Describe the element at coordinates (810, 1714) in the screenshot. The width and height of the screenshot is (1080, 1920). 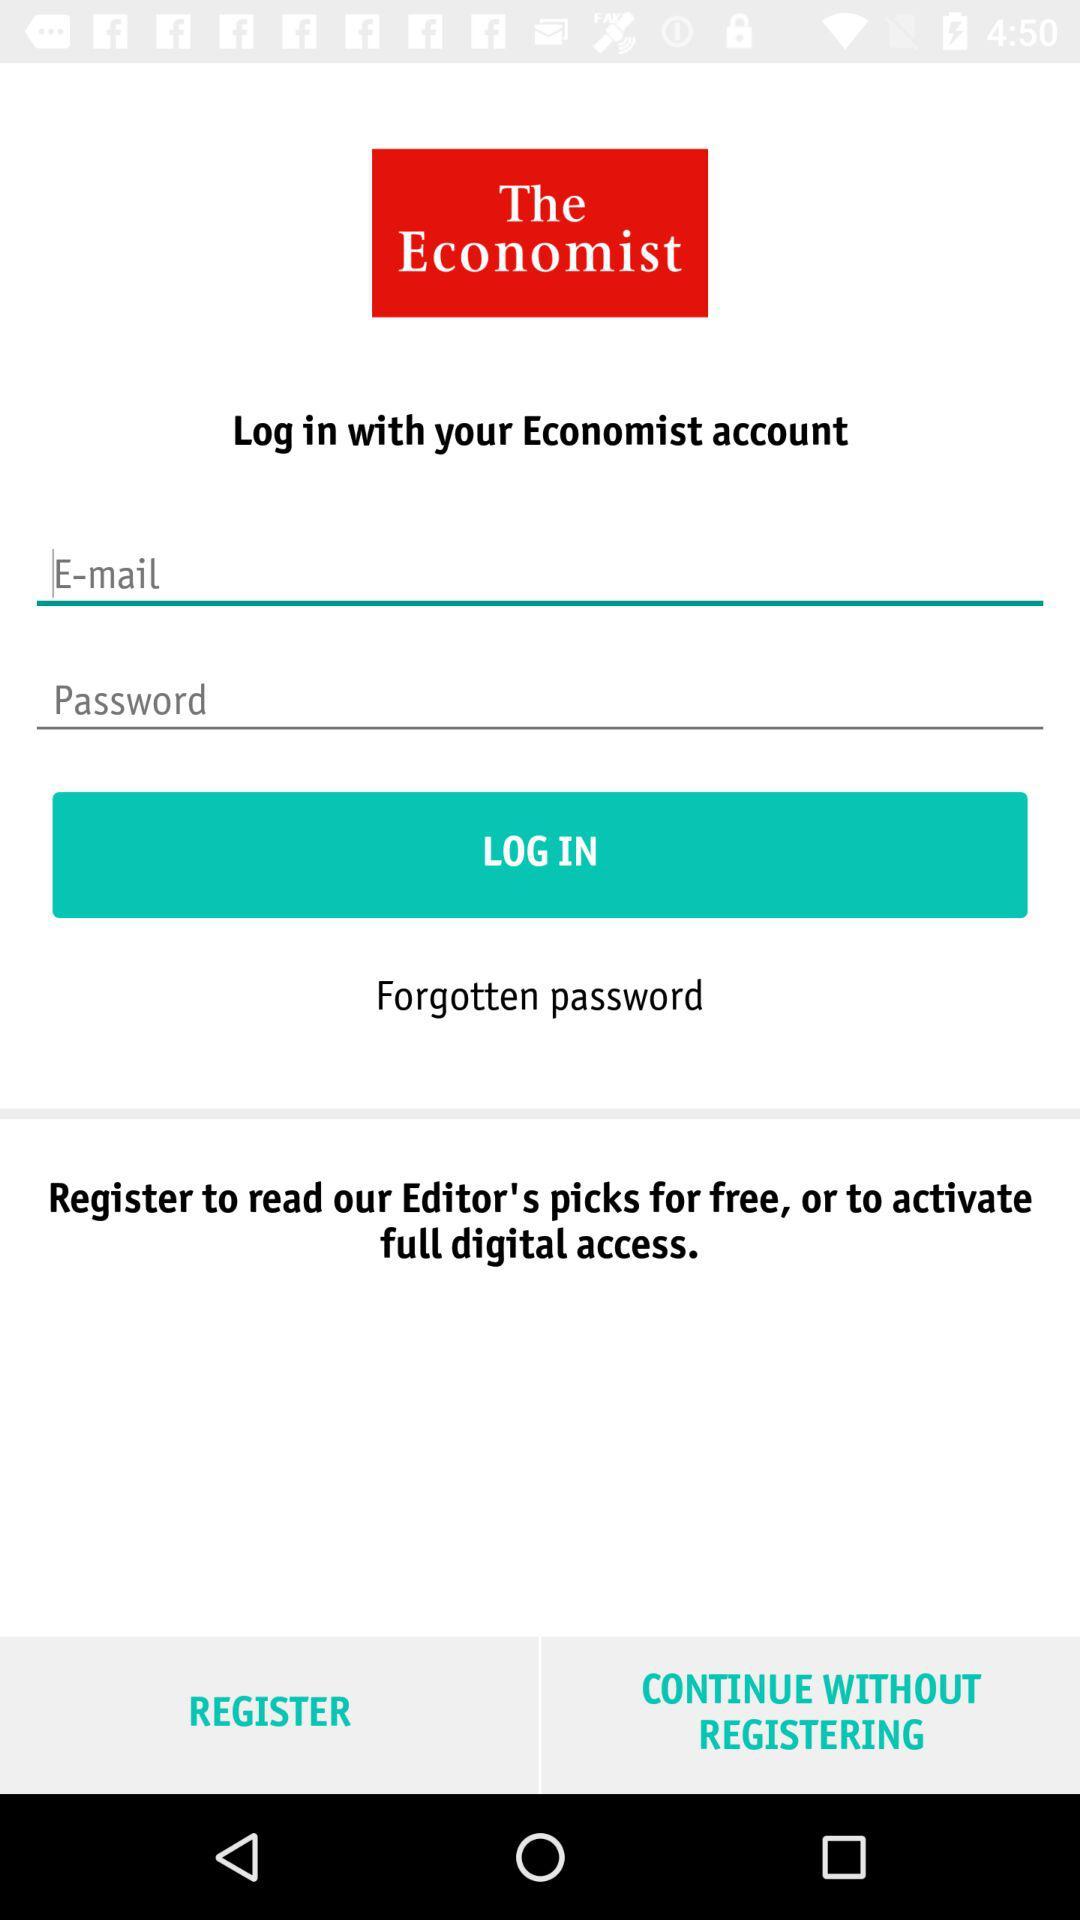
I see `item next to register` at that location.